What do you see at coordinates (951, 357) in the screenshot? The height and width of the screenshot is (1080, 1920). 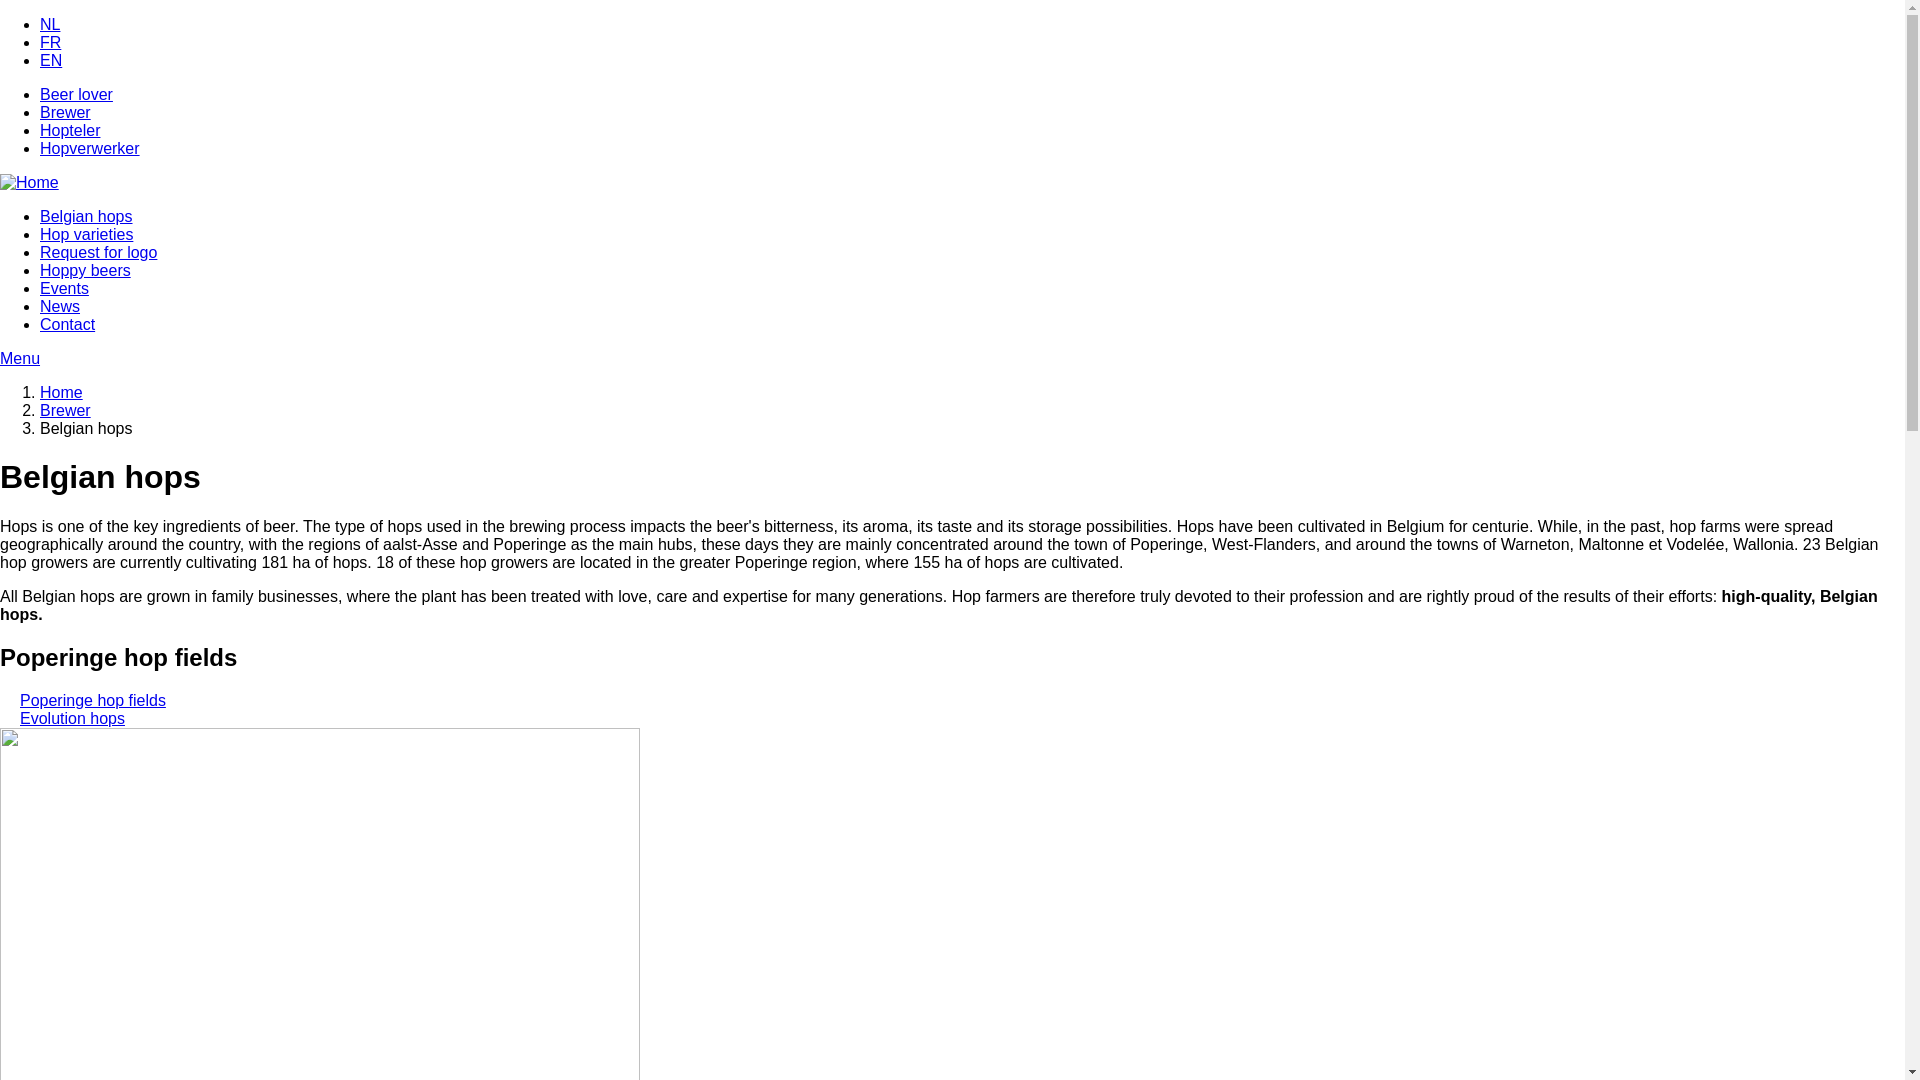 I see `'Menu'` at bounding box center [951, 357].